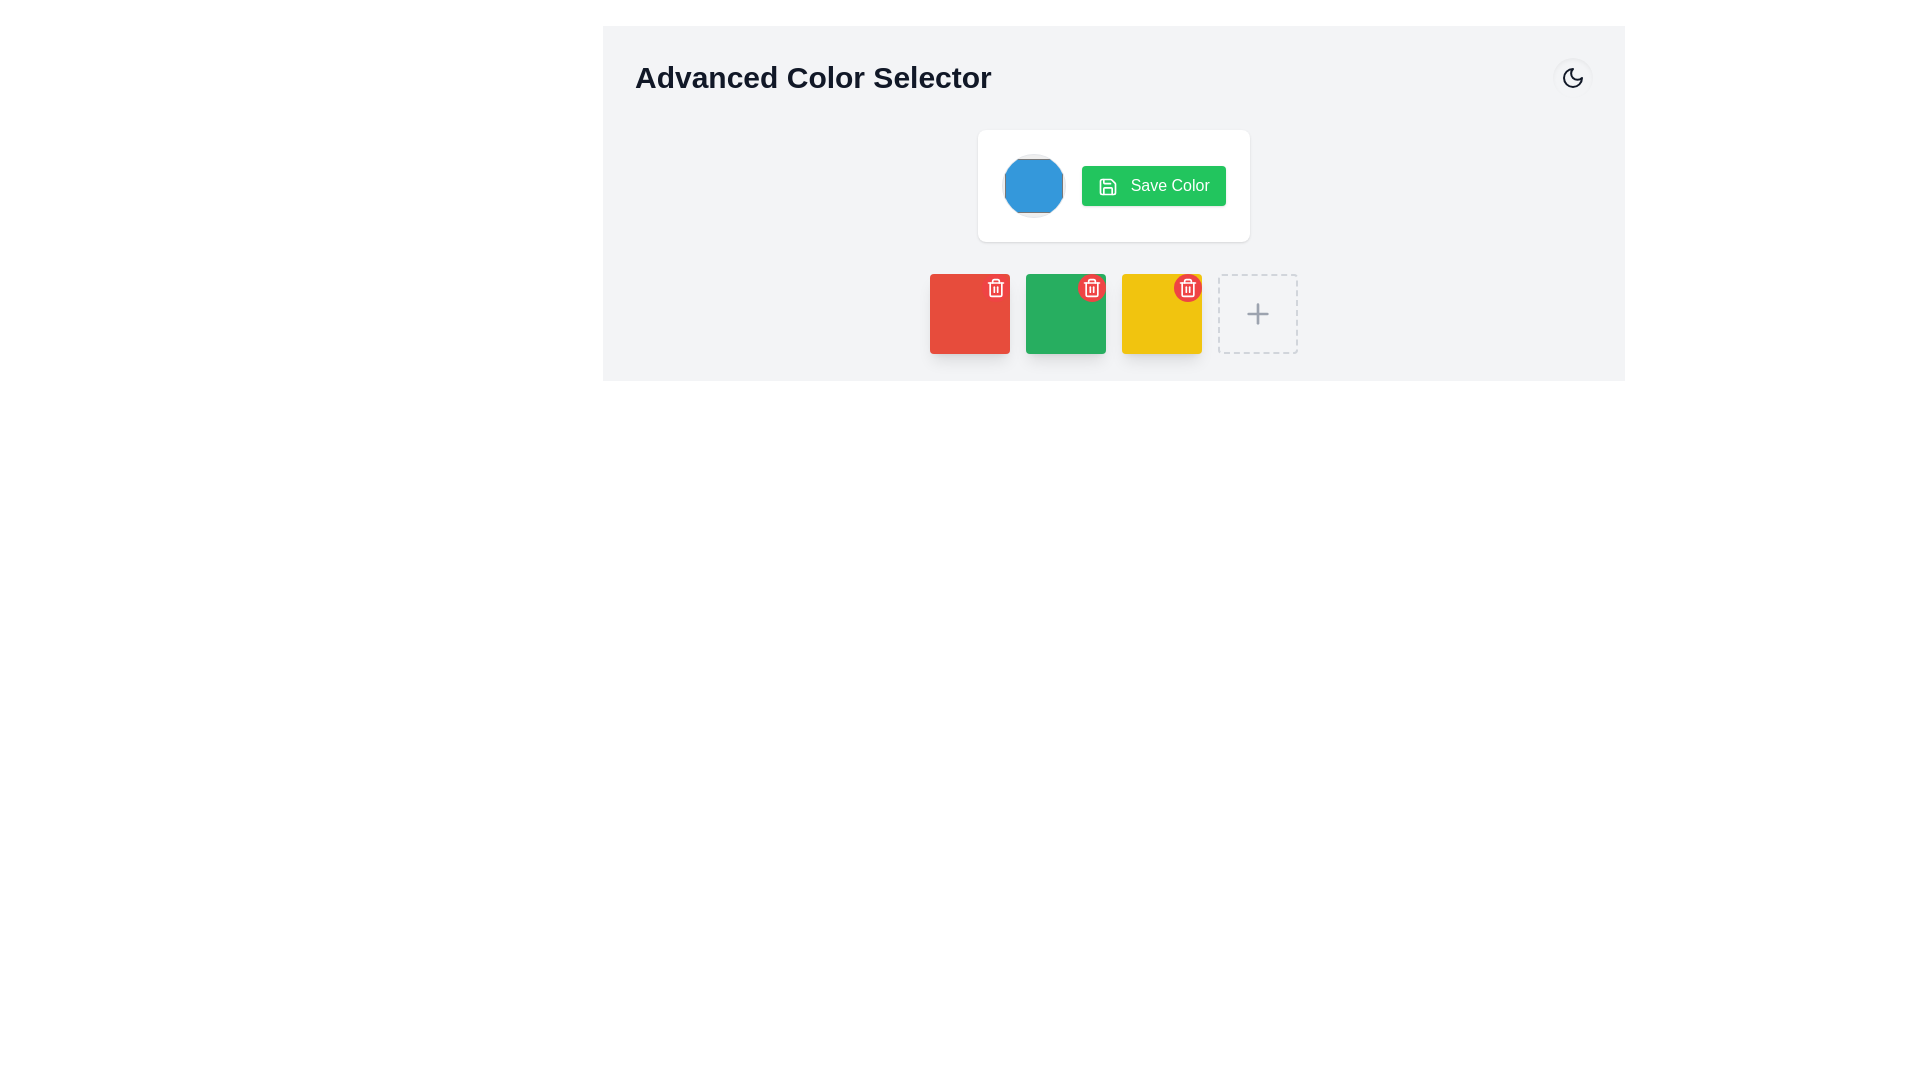 The width and height of the screenshot is (1920, 1080). I want to click on the 'Save Color' button located to the right of the blue circular color selector in the 'Advanced Color Selector' section, so click(1112, 185).